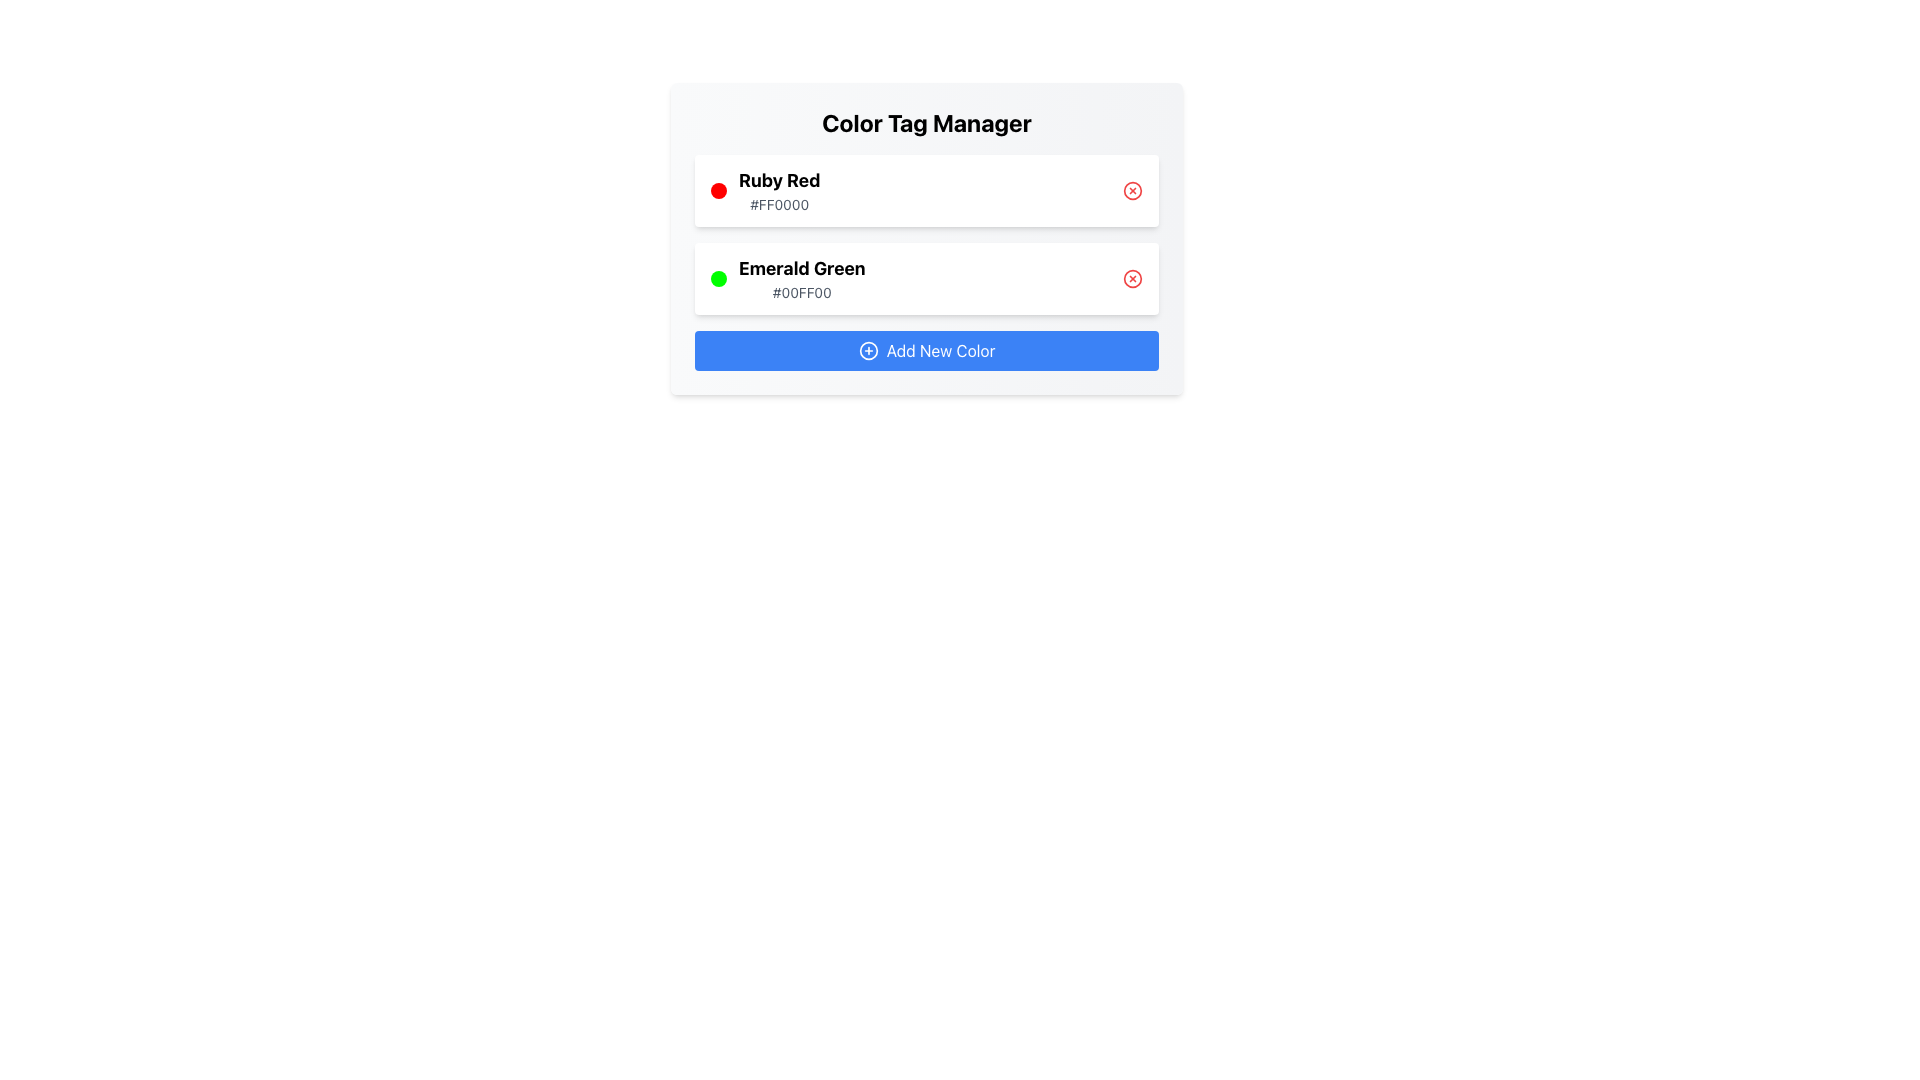 The image size is (1920, 1080). Describe the element at coordinates (719, 278) in the screenshot. I see `the vibrant green circular Color Indicator located next to the text 'Emerald Green' and the hex code '#00FF00'` at that location.